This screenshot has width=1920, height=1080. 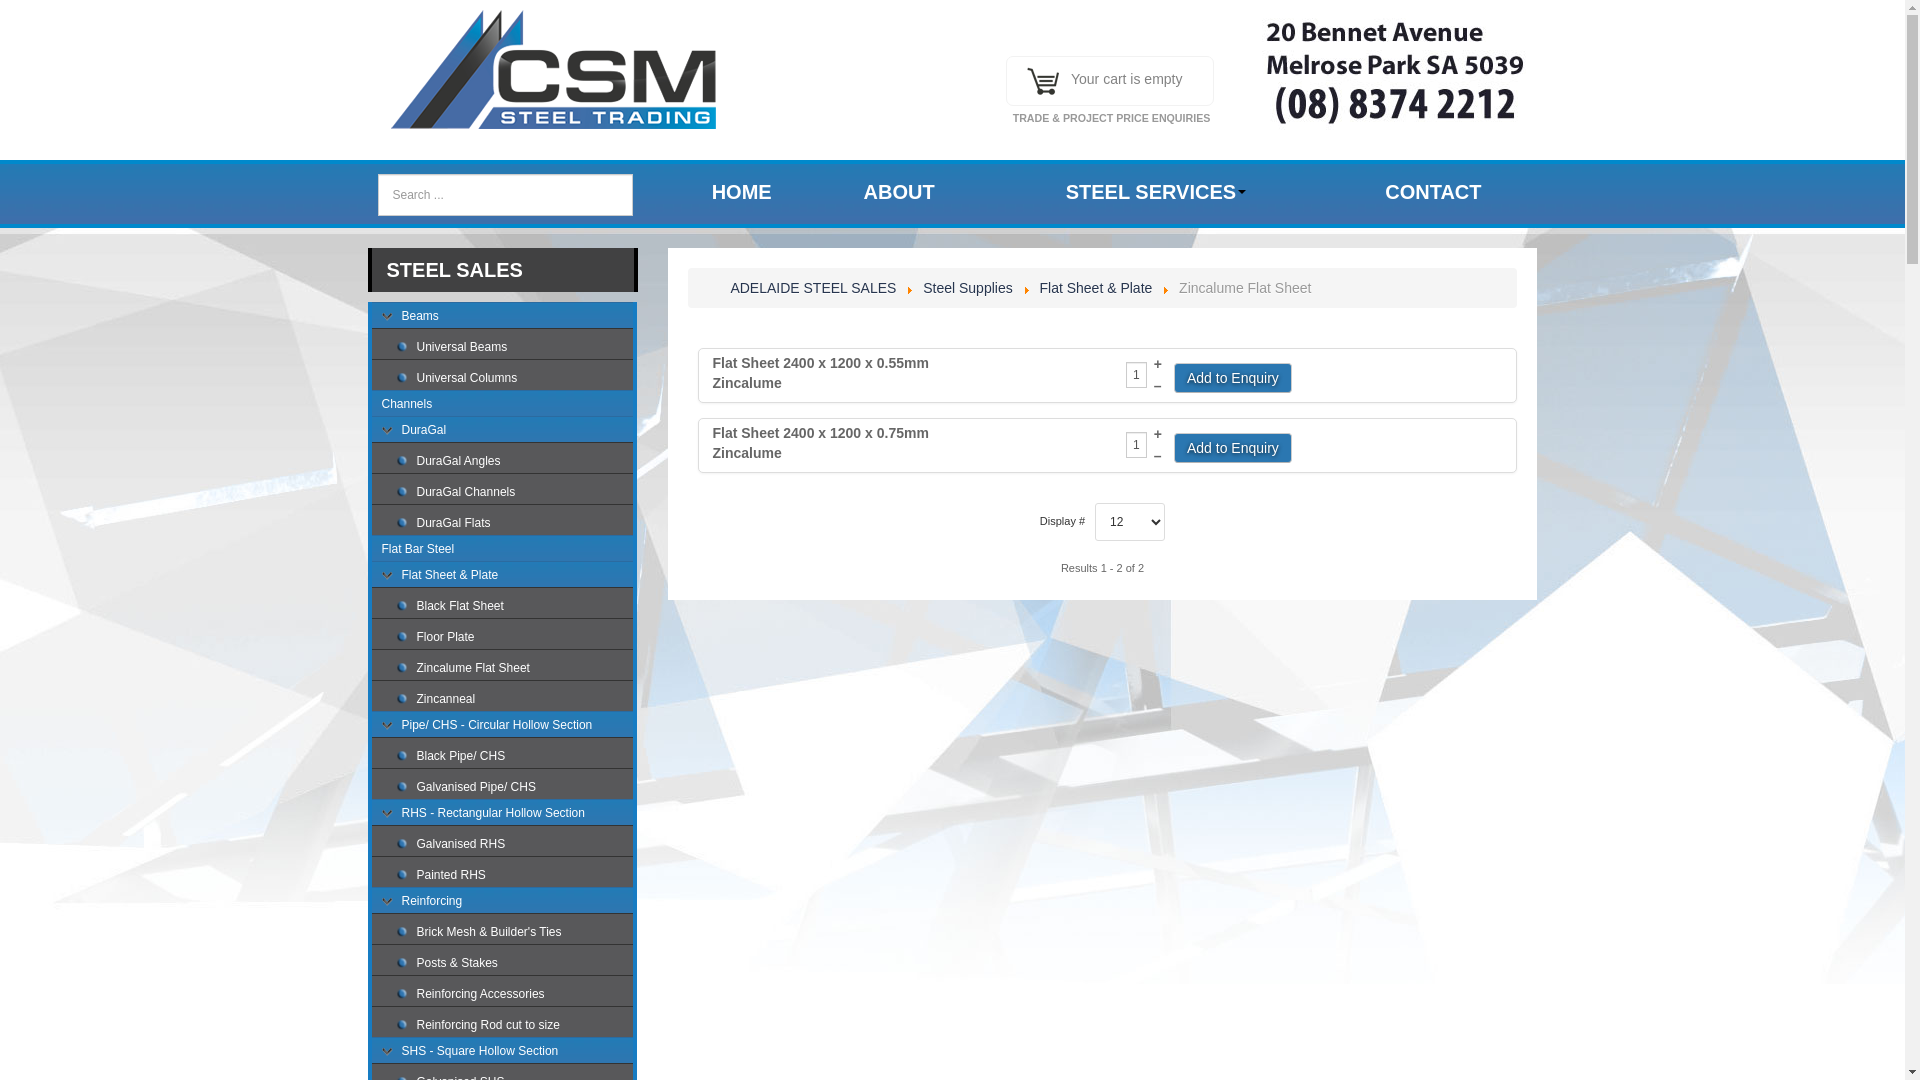 I want to click on 'Posts & Stakes', so click(x=514, y=963).